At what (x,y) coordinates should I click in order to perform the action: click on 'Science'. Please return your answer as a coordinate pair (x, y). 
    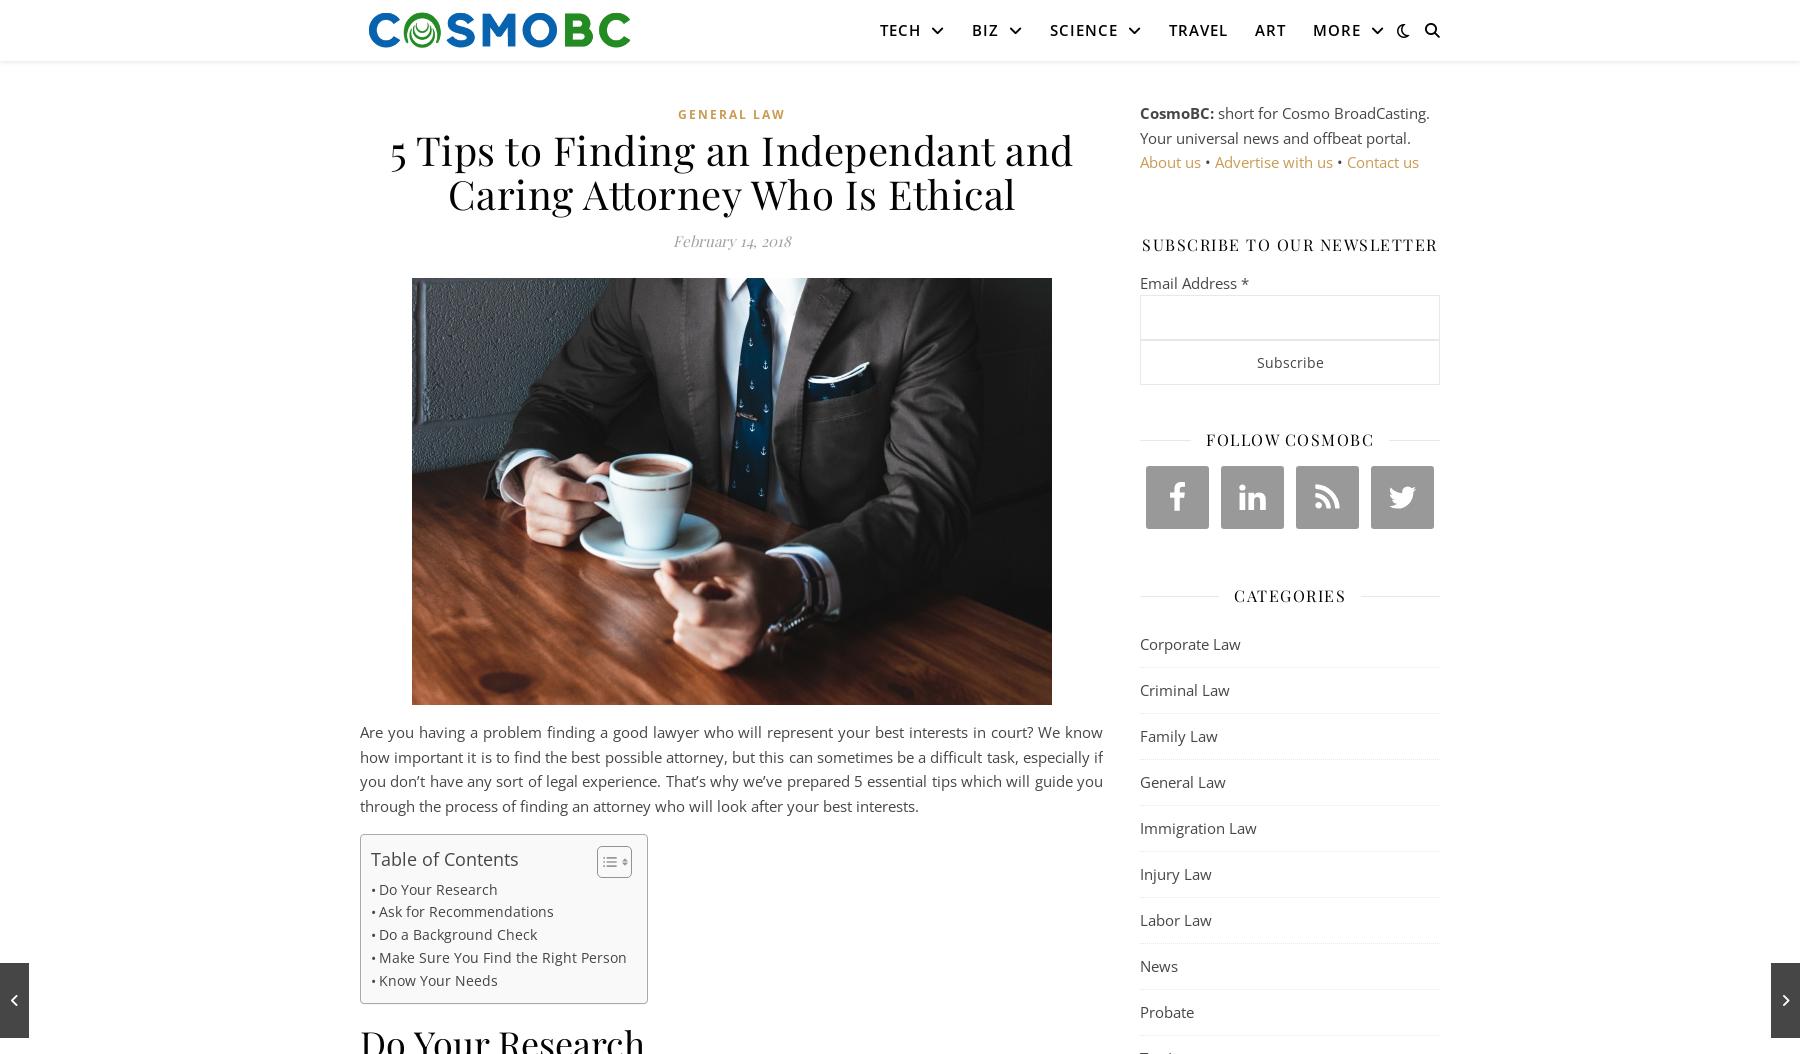
    Looking at the image, I should click on (1083, 30).